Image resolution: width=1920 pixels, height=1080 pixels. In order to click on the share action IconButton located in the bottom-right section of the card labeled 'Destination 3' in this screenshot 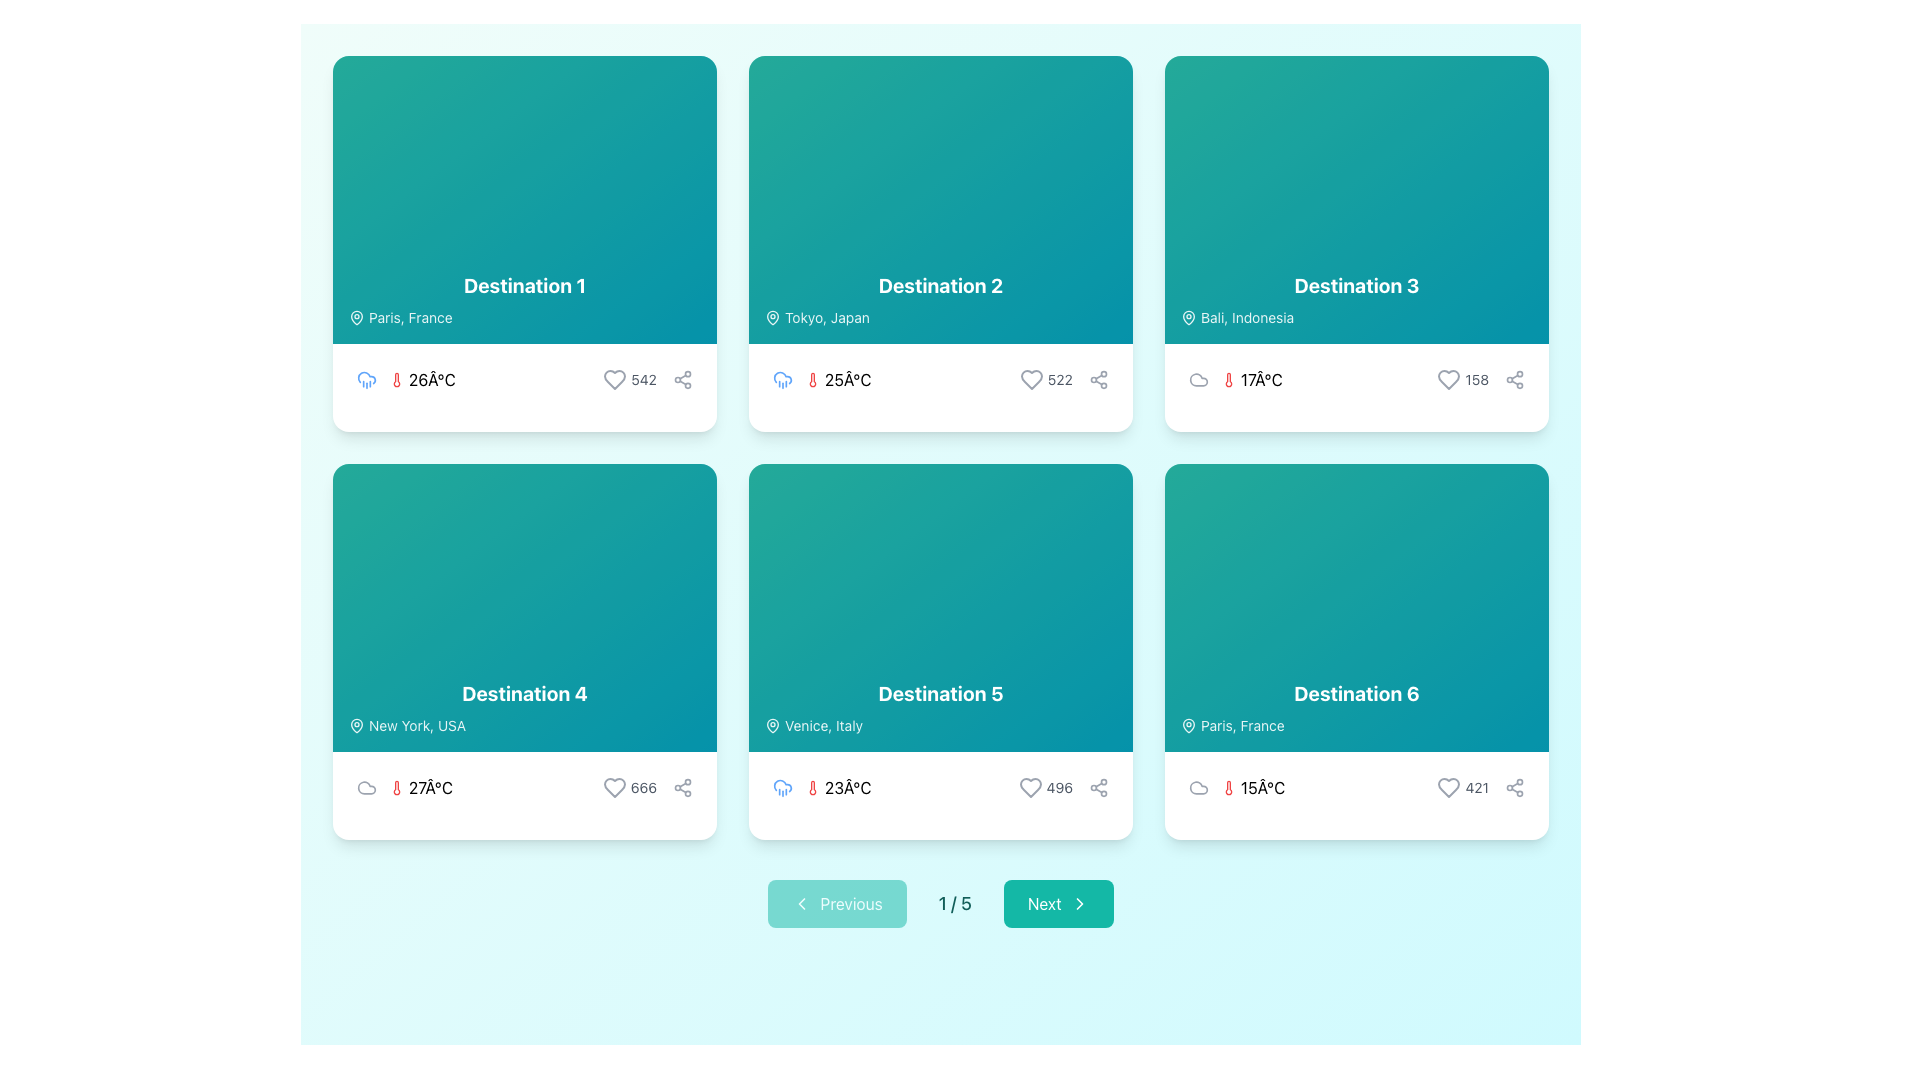, I will do `click(1515, 380)`.